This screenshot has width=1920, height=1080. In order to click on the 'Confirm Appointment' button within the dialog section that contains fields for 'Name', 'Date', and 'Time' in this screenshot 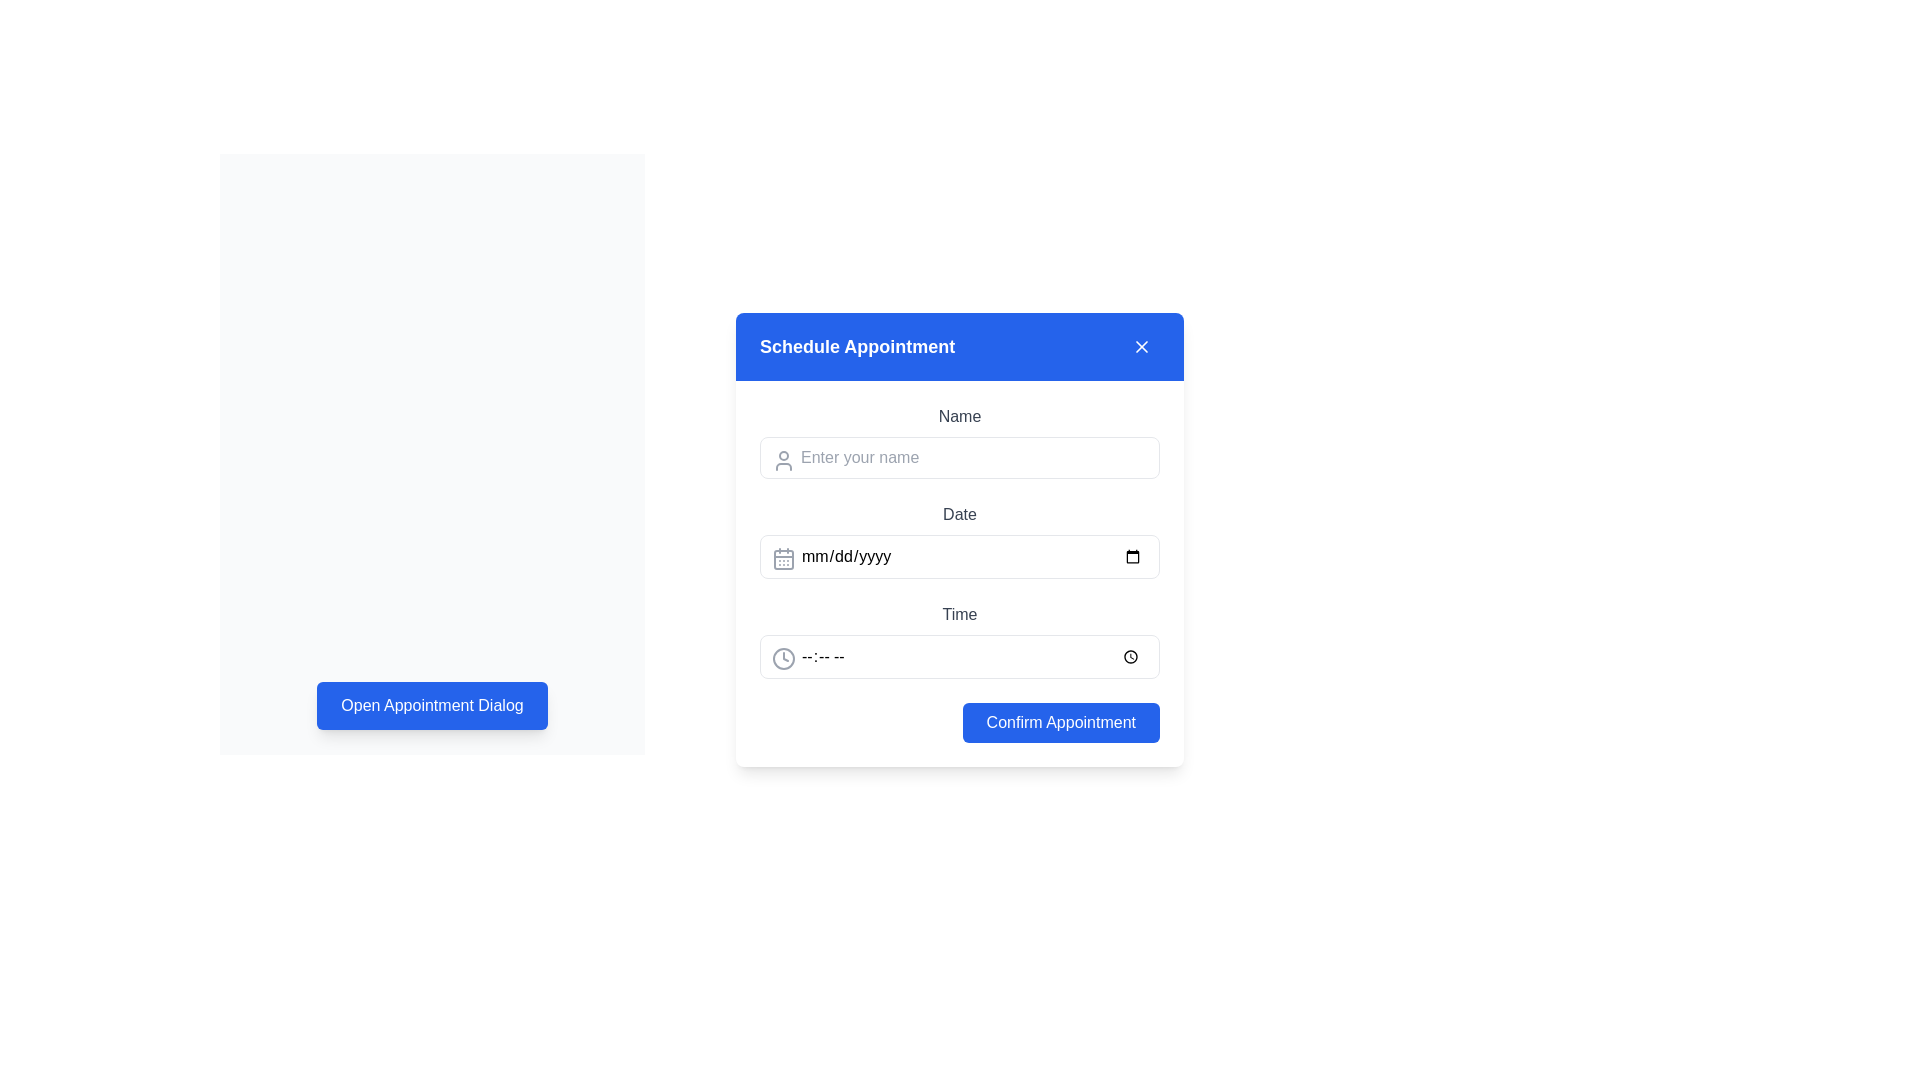, I will do `click(960, 574)`.